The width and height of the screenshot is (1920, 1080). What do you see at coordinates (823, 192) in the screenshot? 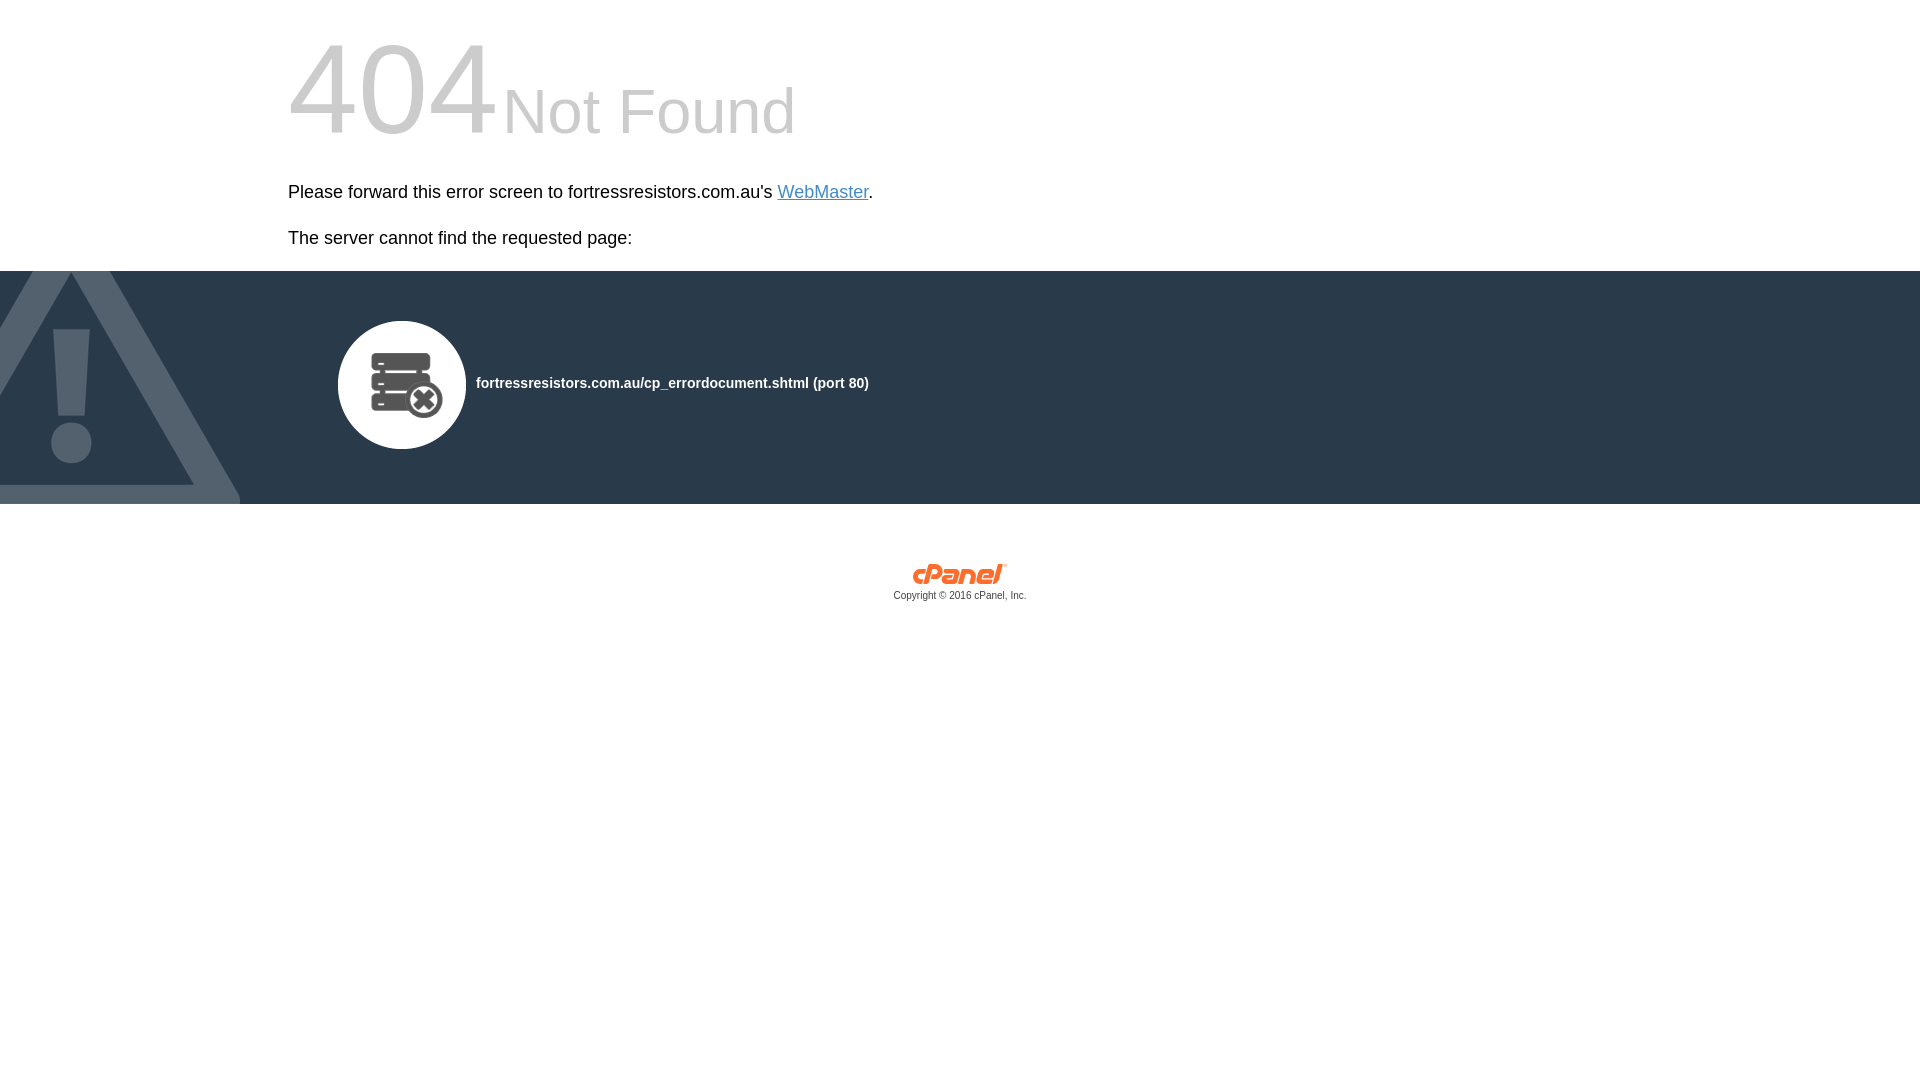
I see `'WebMaster'` at bounding box center [823, 192].